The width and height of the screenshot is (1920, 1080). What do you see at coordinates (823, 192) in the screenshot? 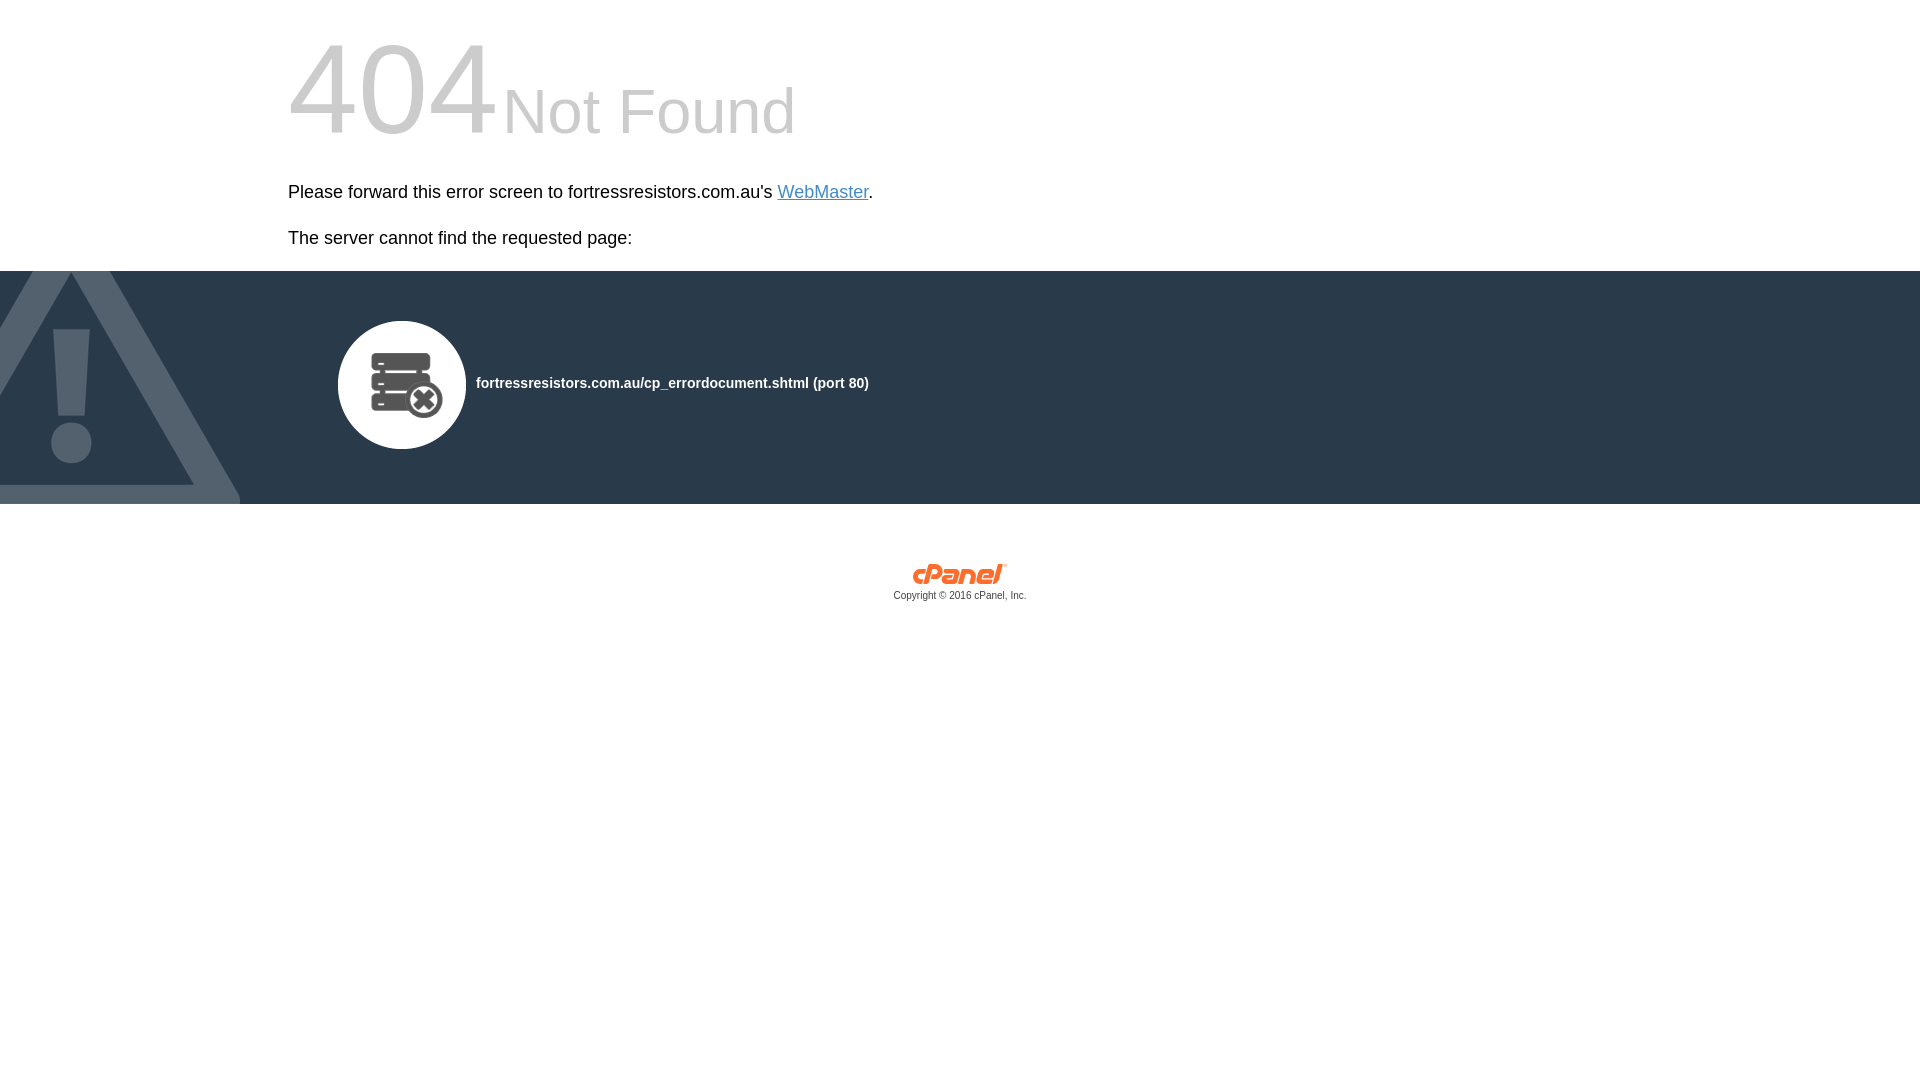
I see `'WebMaster'` at bounding box center [823, 192].